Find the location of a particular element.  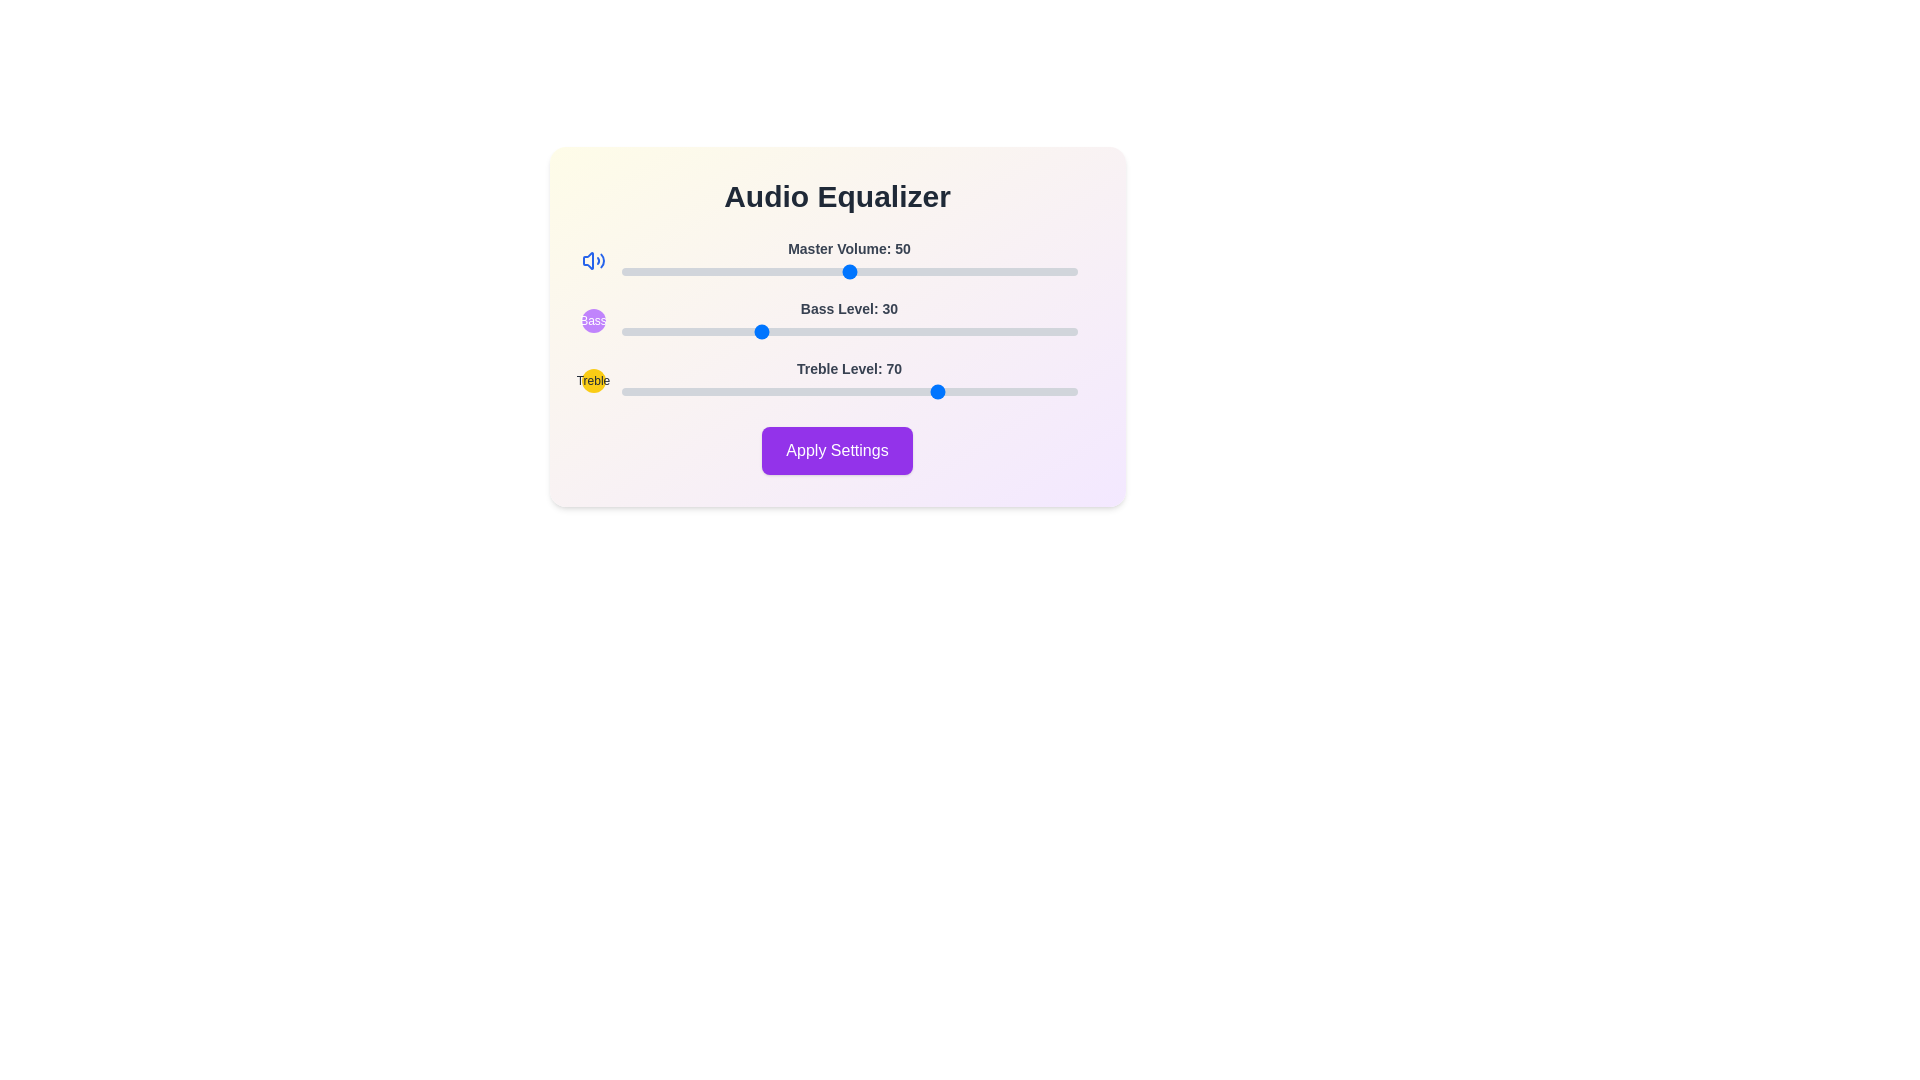

bass level is located at coordinates (894, 330).